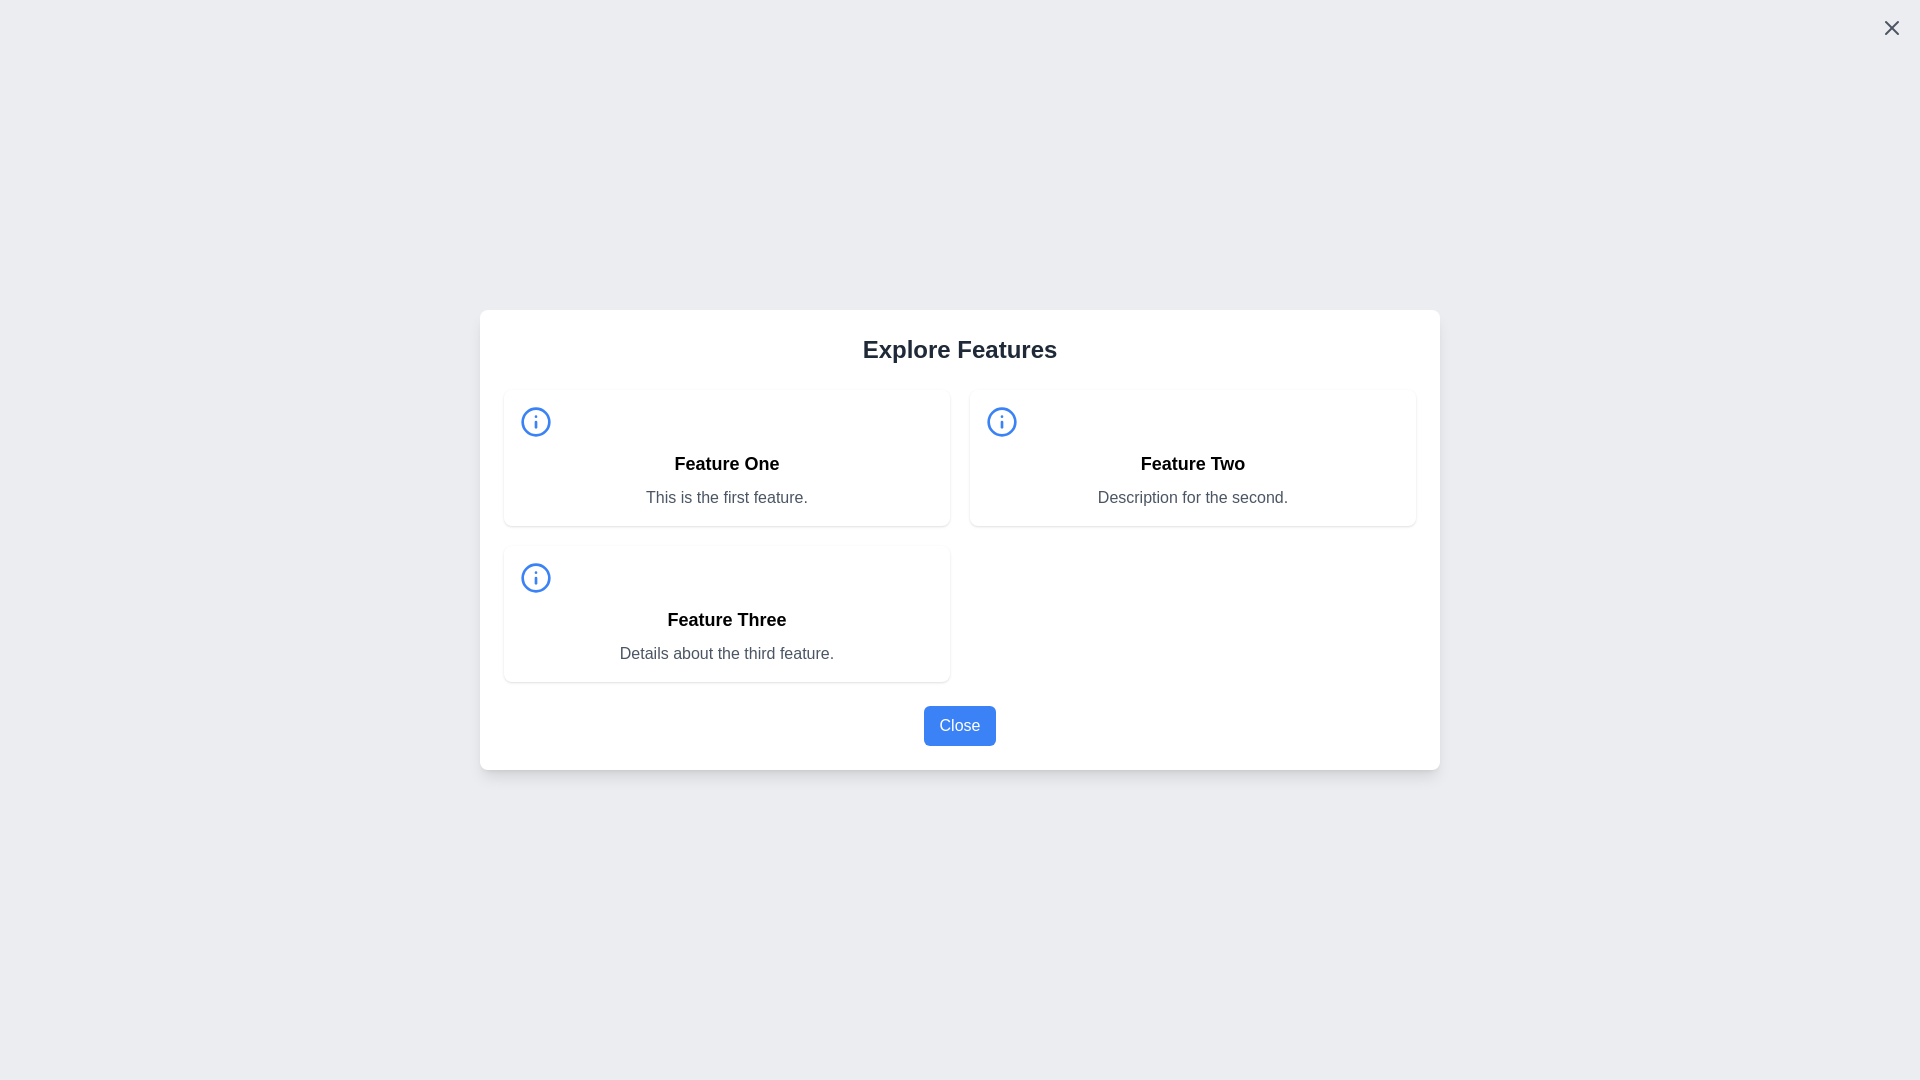 This screenshot has width=1920, height=1080. What do you see at coordinates (1002, 420) in the screenshot?
I see `the circle SVG shape indicating the 'Feature Two' panel in the top-right of the interface` at bounding box center [1002, 420].